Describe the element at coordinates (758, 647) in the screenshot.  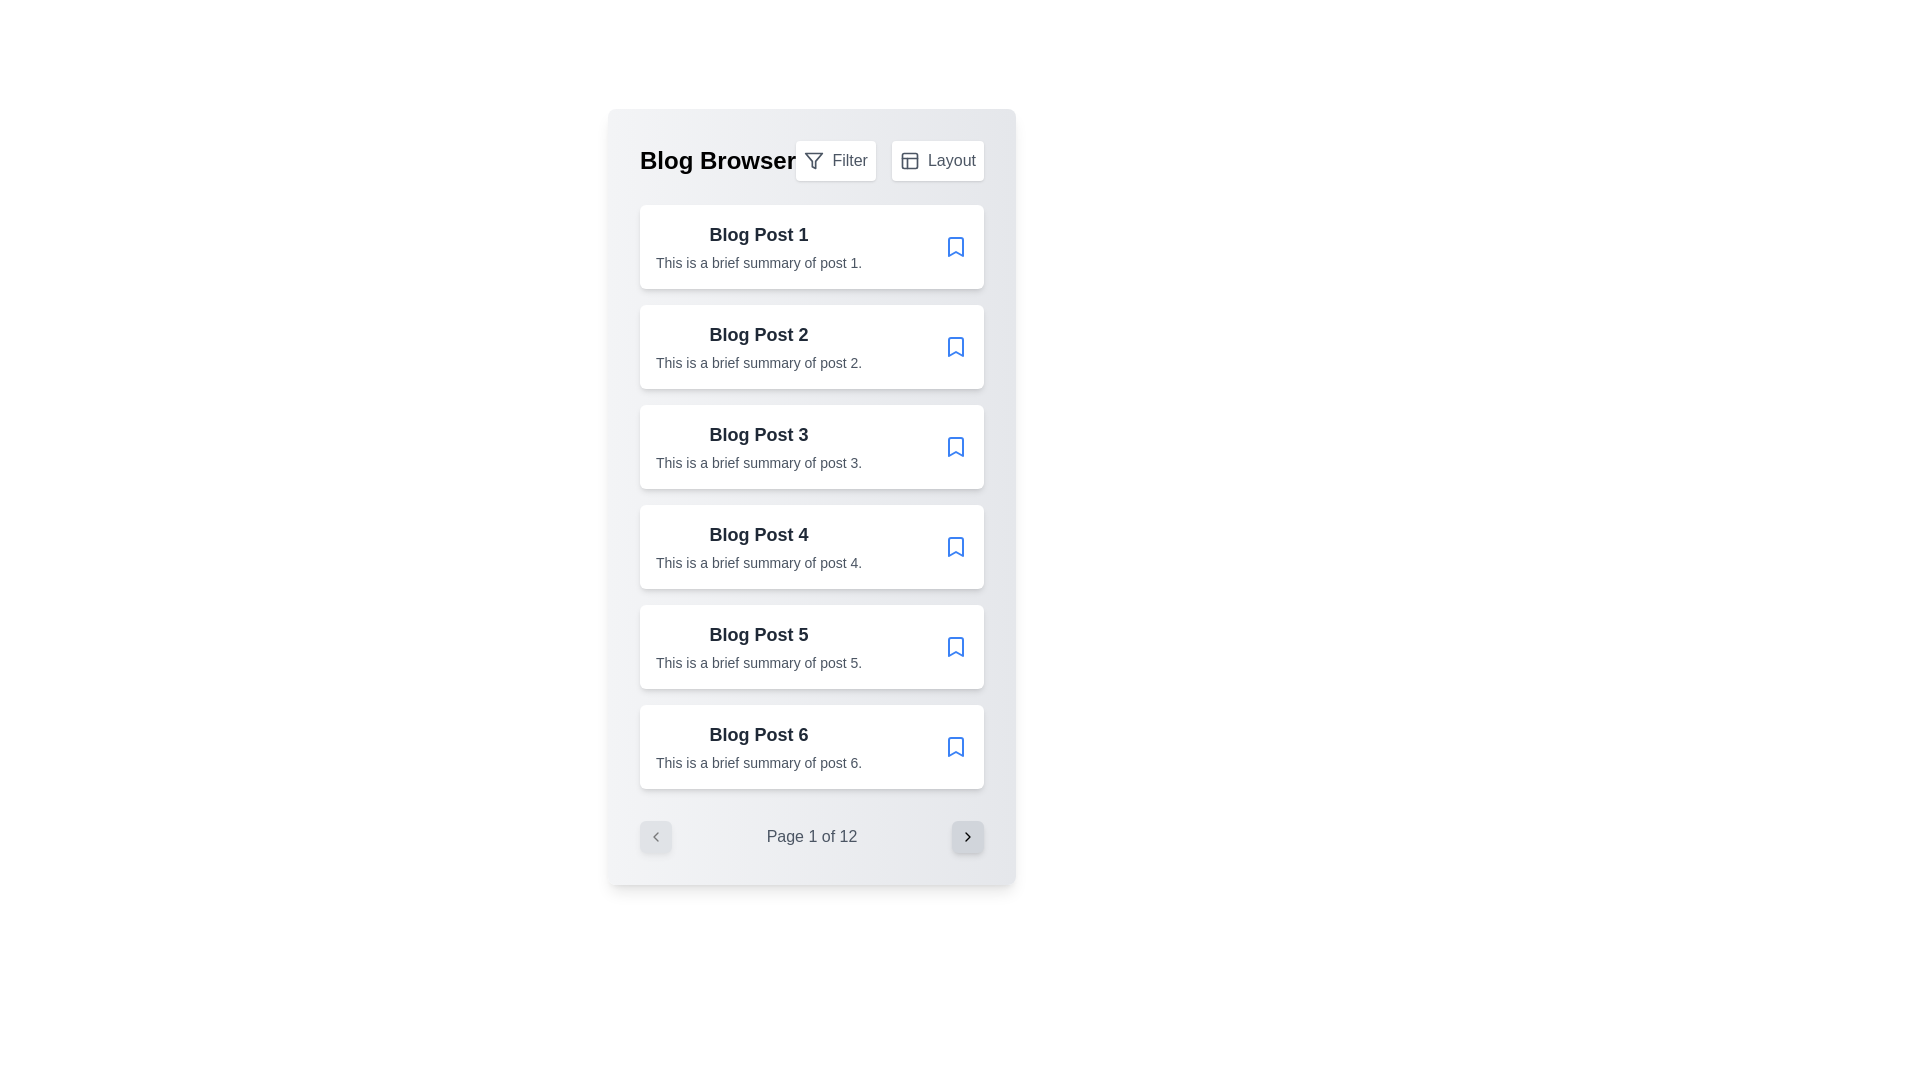
I see `the list item titled 'Blog Post 5'` at that location.